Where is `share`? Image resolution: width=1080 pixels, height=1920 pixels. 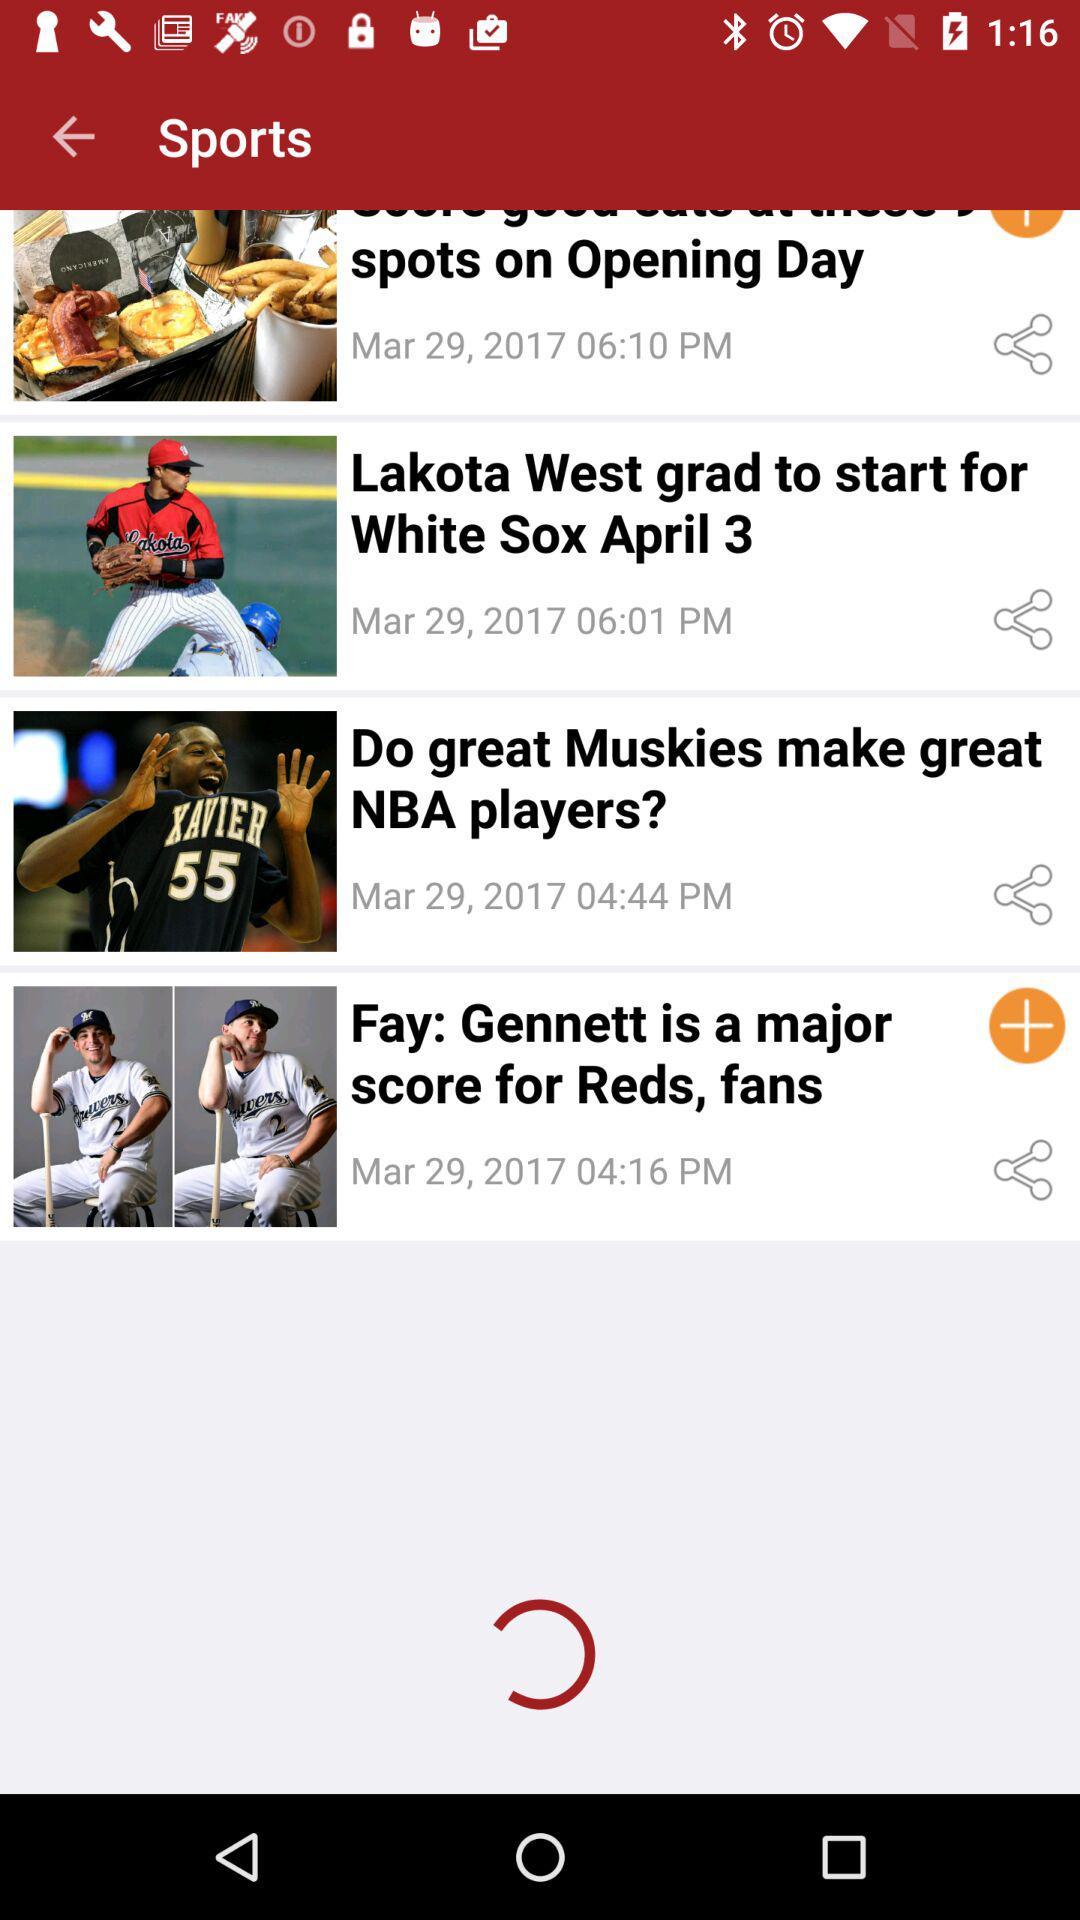
share is located at coordinates (1027, 618).